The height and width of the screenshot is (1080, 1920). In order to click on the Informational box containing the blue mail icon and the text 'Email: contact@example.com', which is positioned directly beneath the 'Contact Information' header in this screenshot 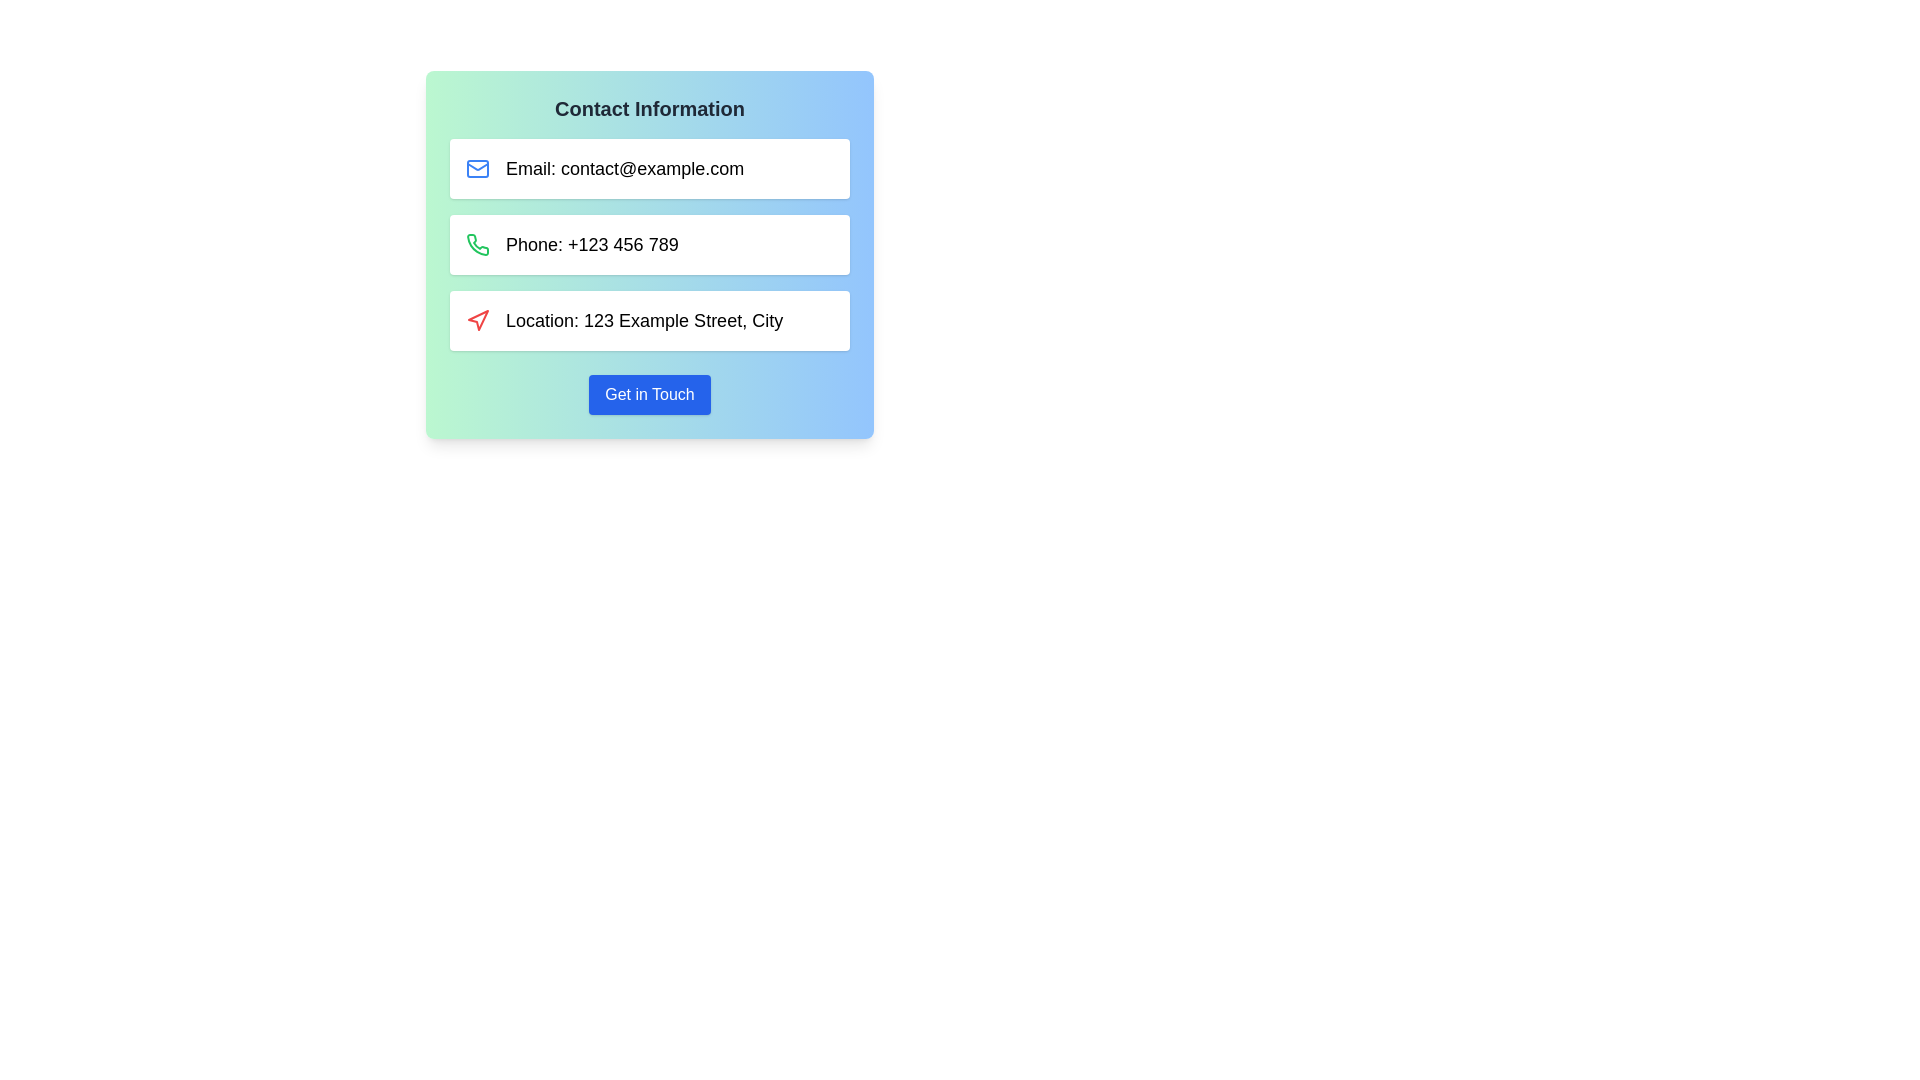, I will do `click(649, 168)`.